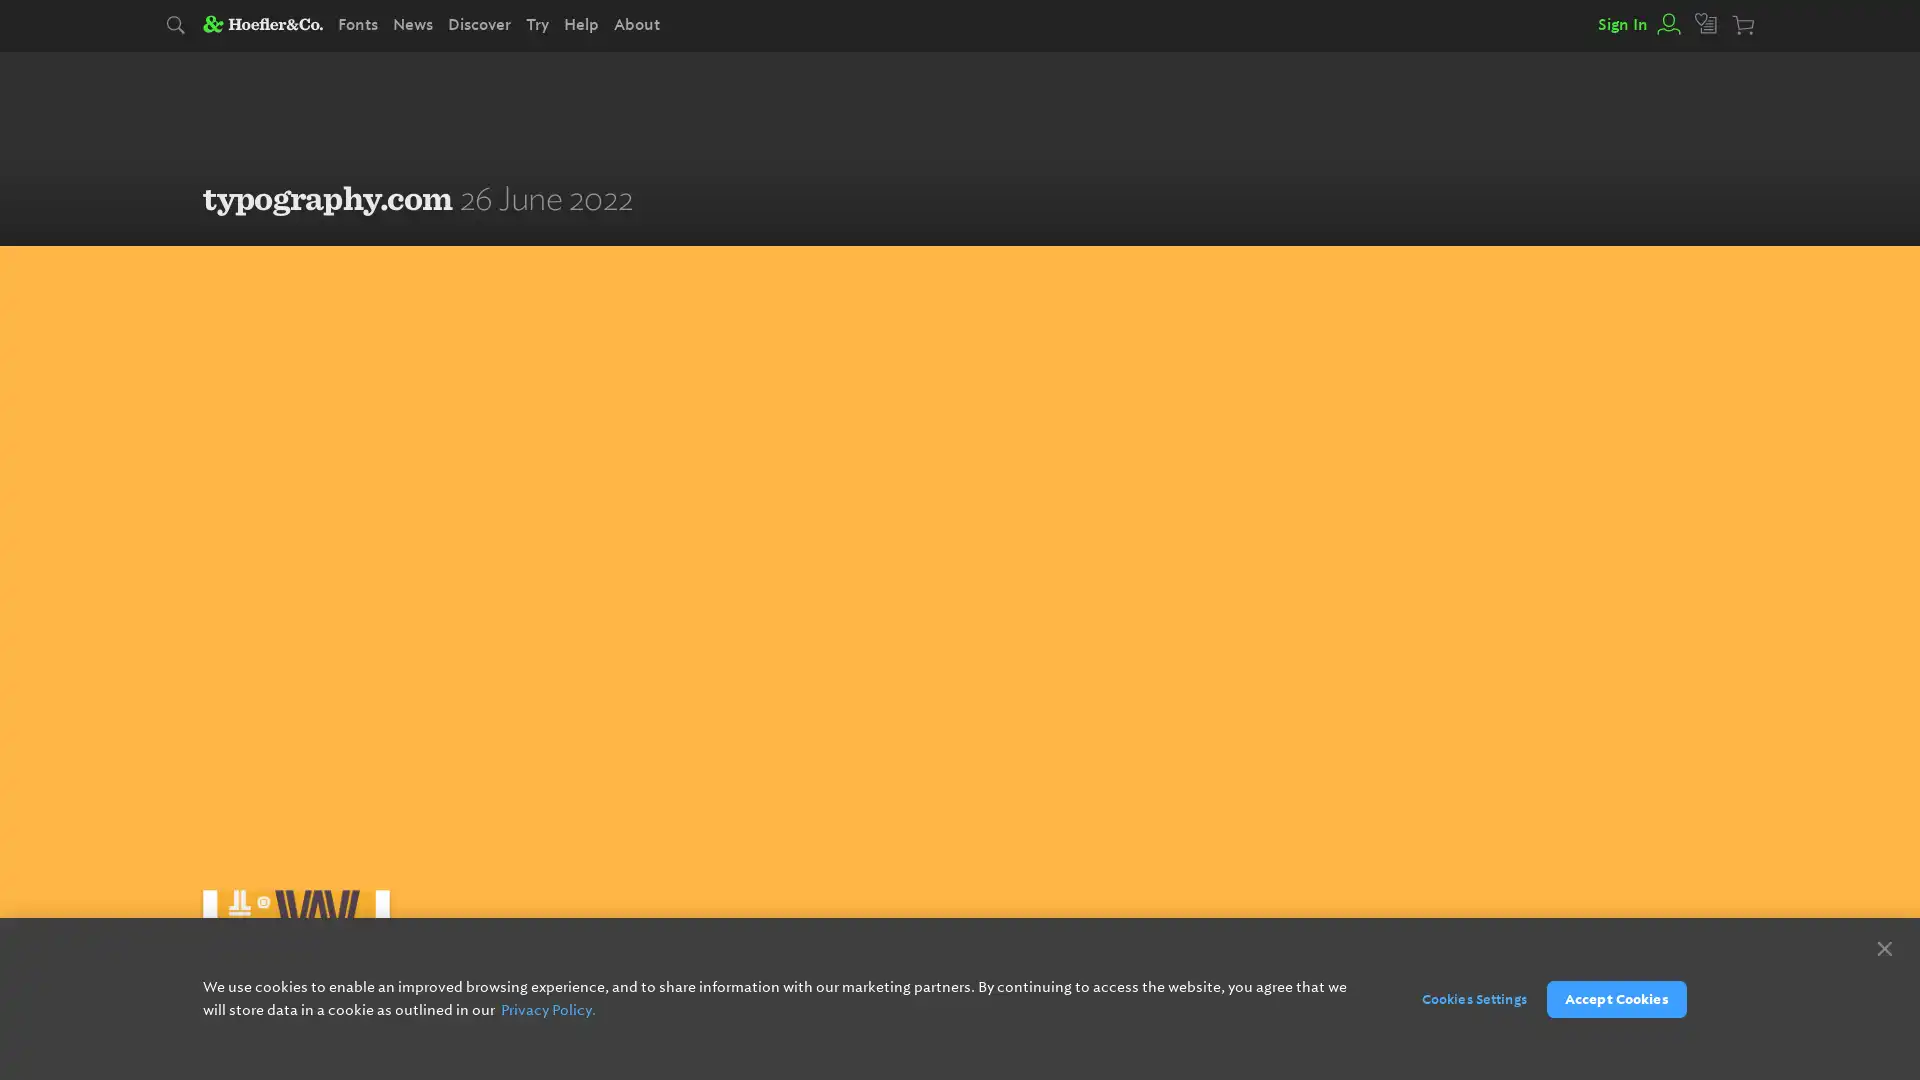 Image resolution: width=1920 pixels, height=1080 pixels. Describe the element at coordinates (1616, 998) in the screenshot. I see `Accept Cookies` at that location.